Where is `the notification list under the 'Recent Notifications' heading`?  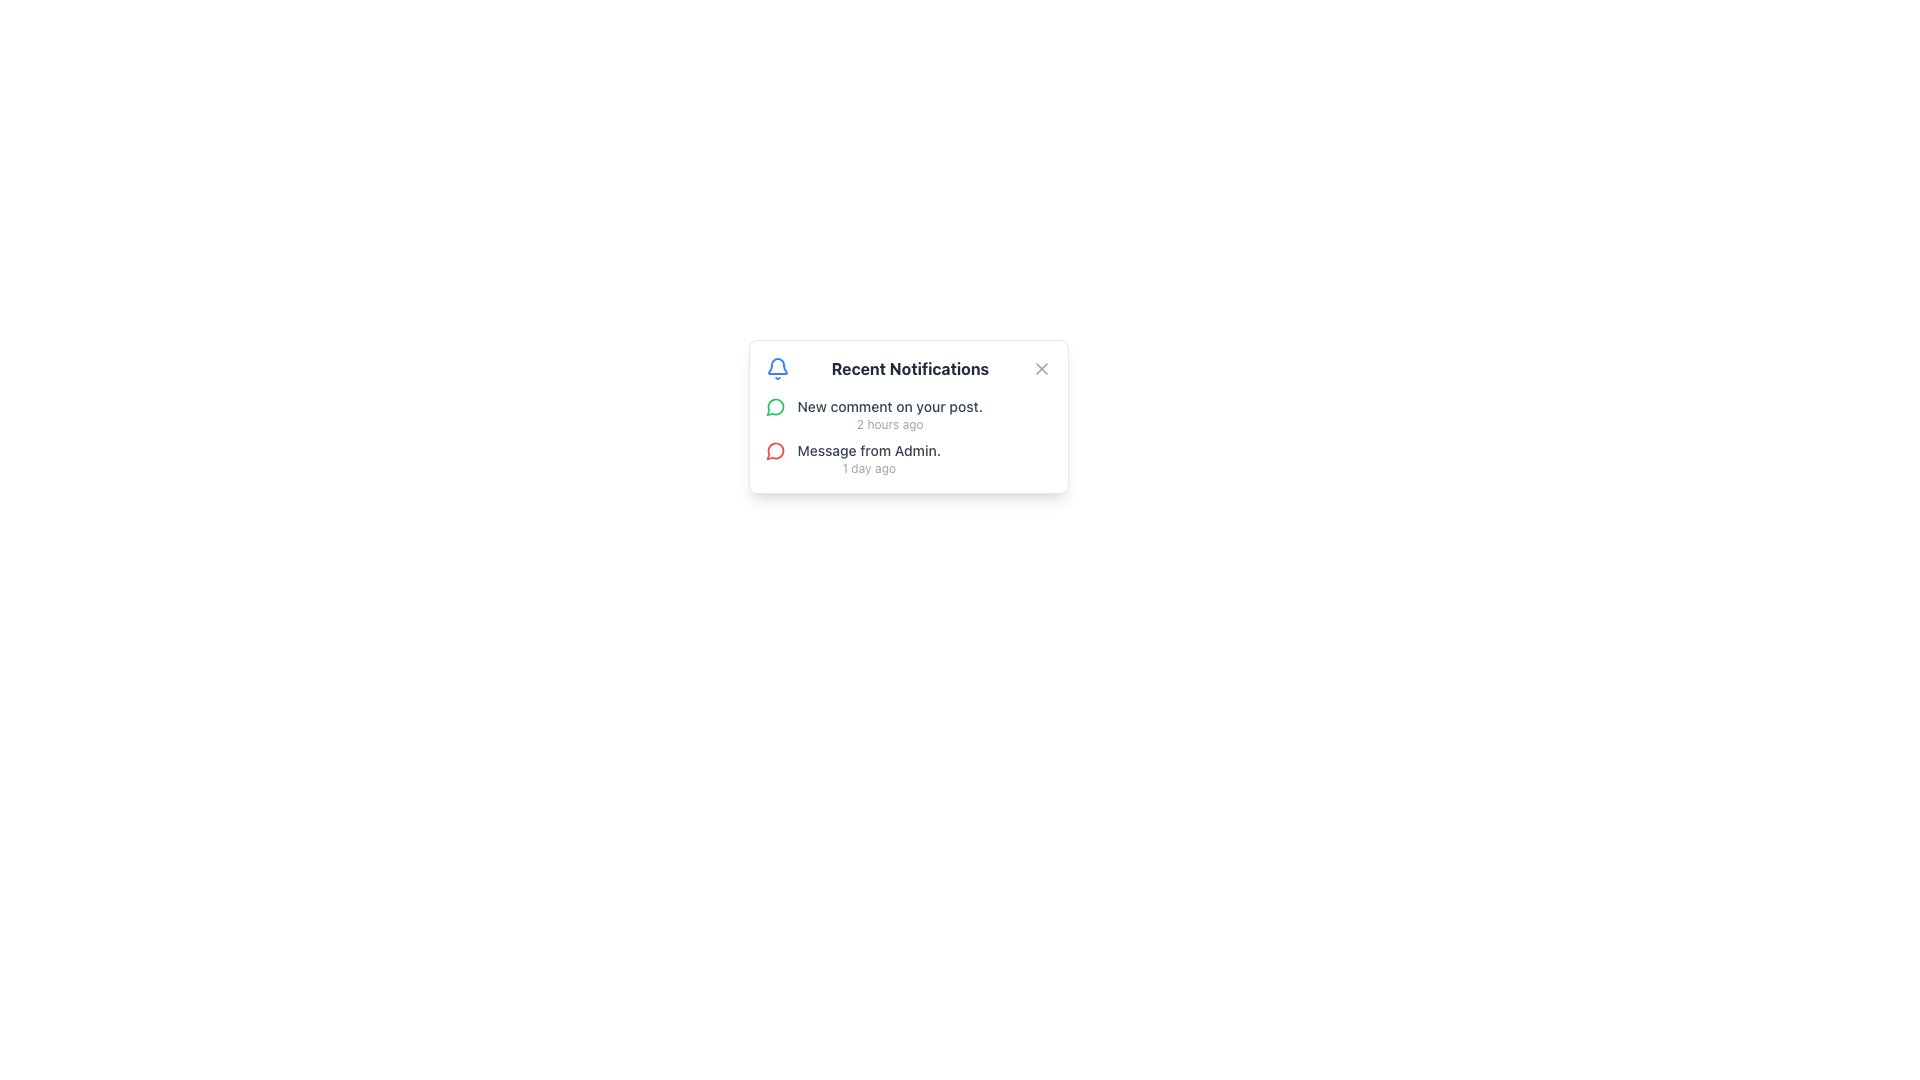 the notification list under the 'Recent Notifications' heading is located at coordinates (907, 435).